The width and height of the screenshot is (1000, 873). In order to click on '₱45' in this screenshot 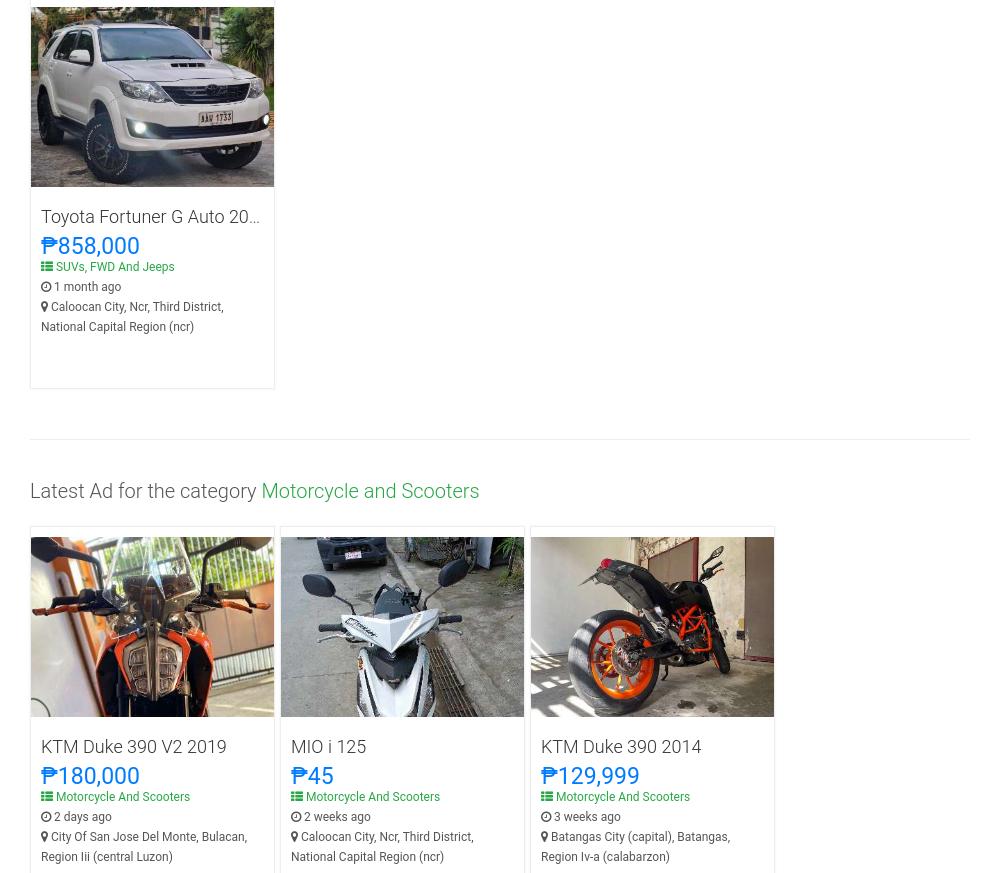, I will do `click(291, 775)`.